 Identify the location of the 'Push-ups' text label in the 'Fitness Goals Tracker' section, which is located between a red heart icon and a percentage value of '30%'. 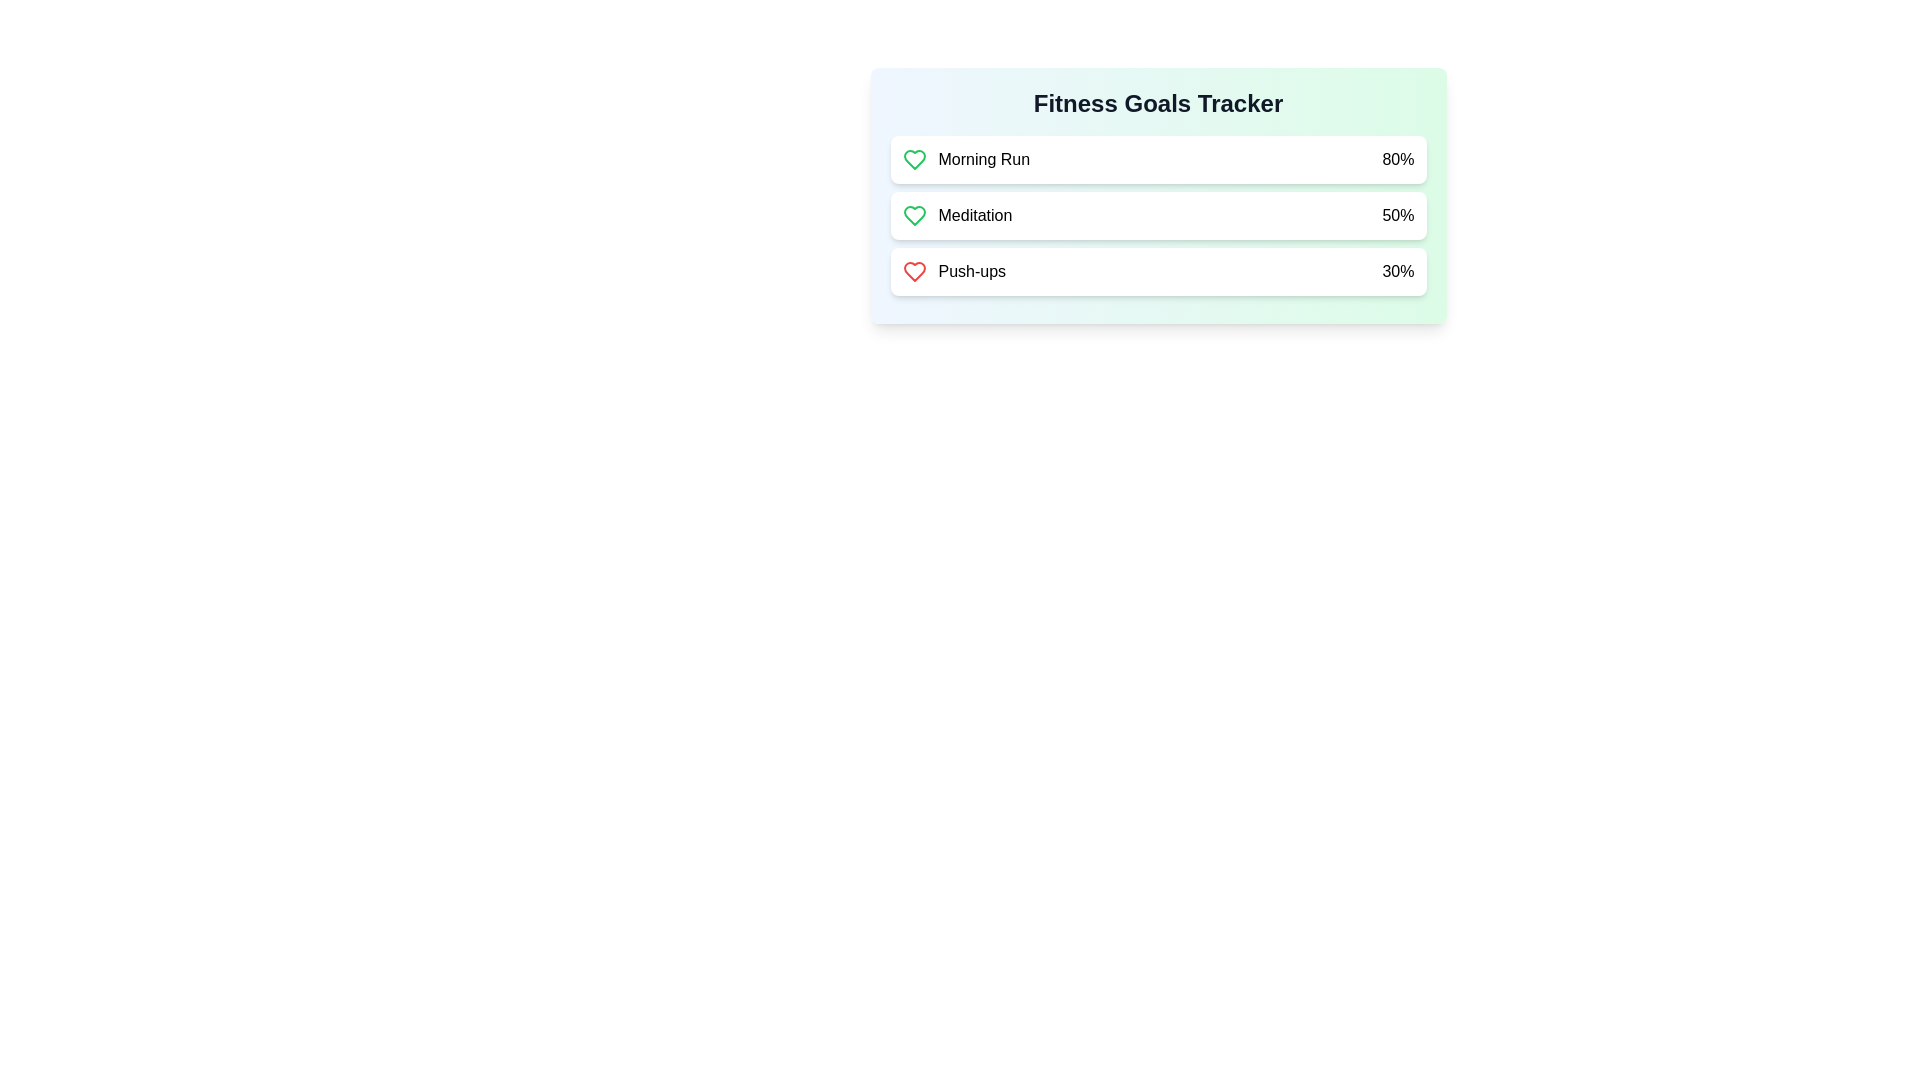
(972, 272).